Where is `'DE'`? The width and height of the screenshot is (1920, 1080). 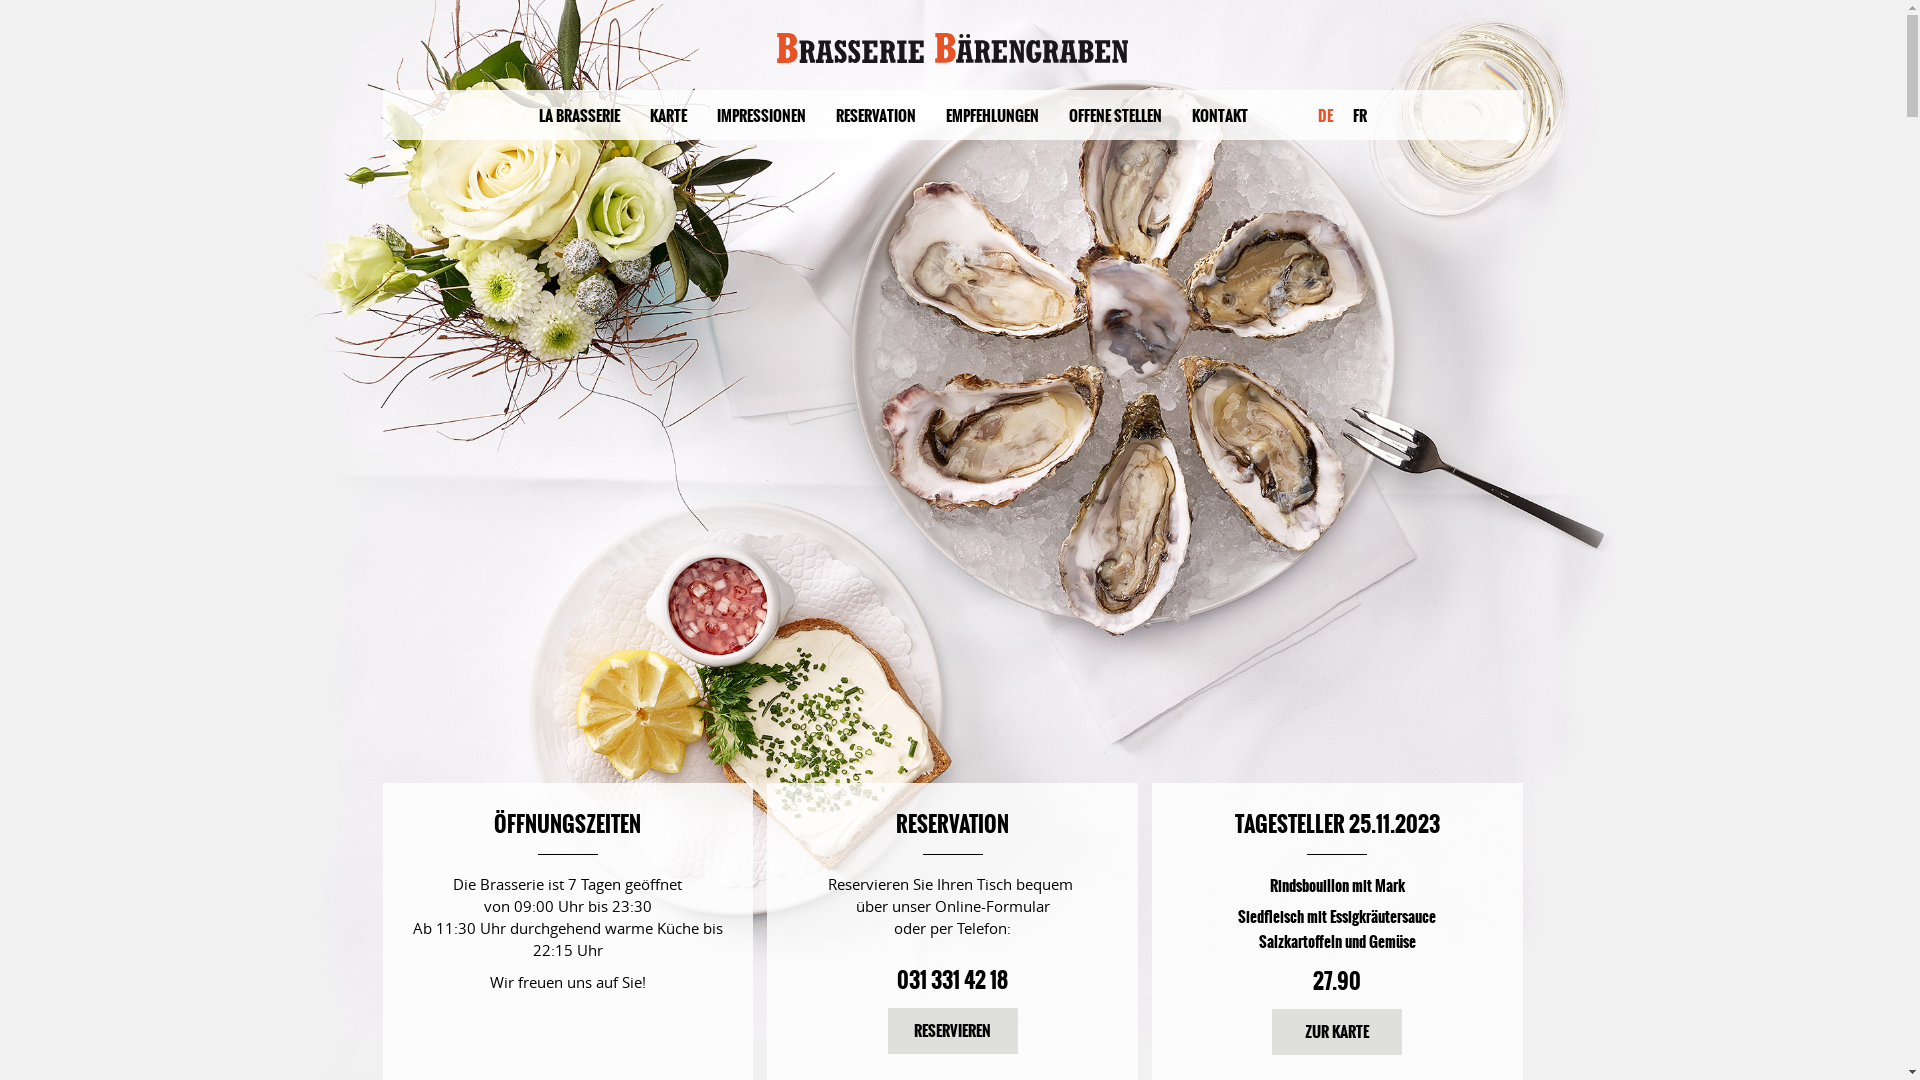 'DE' is located at coordinates (1319, 115).